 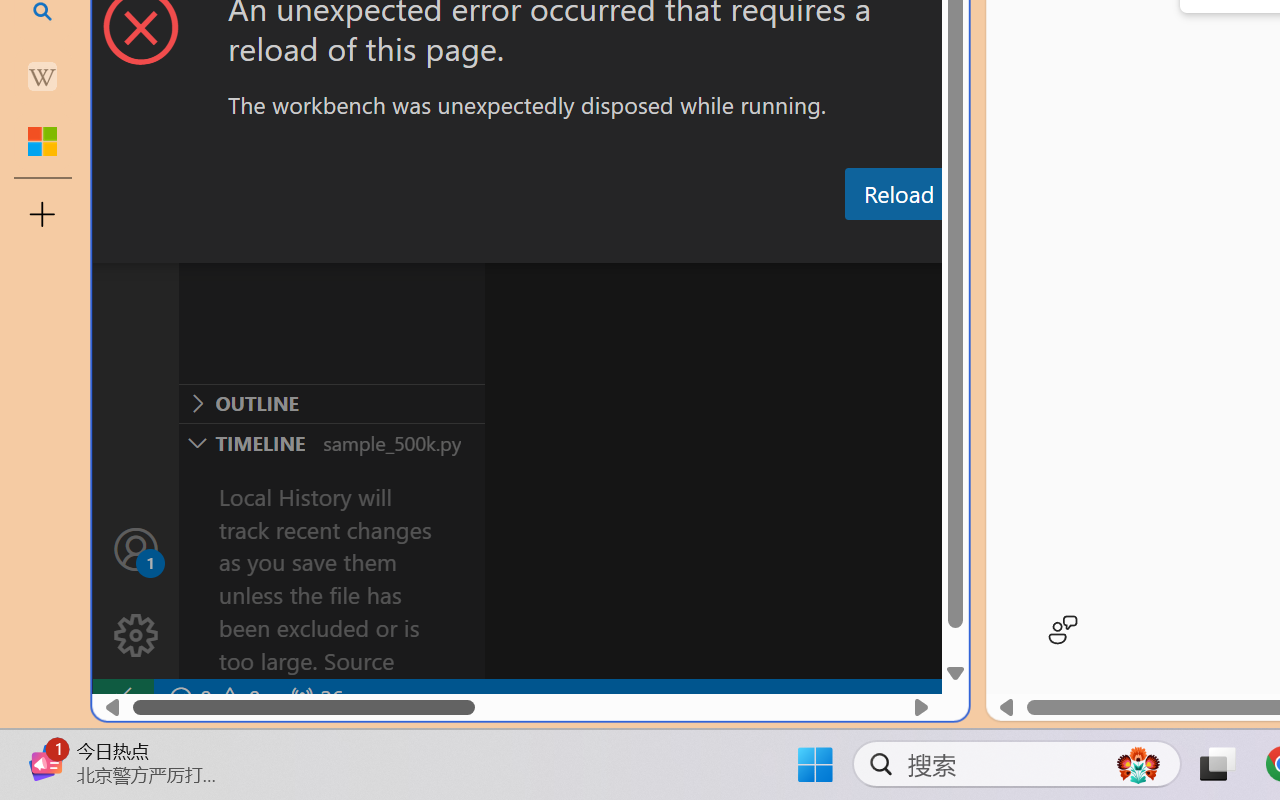 What do you see at coordinates (331, 403) in the screenshot?
I see `'Outline Section'` at bounding box center [331, 403].